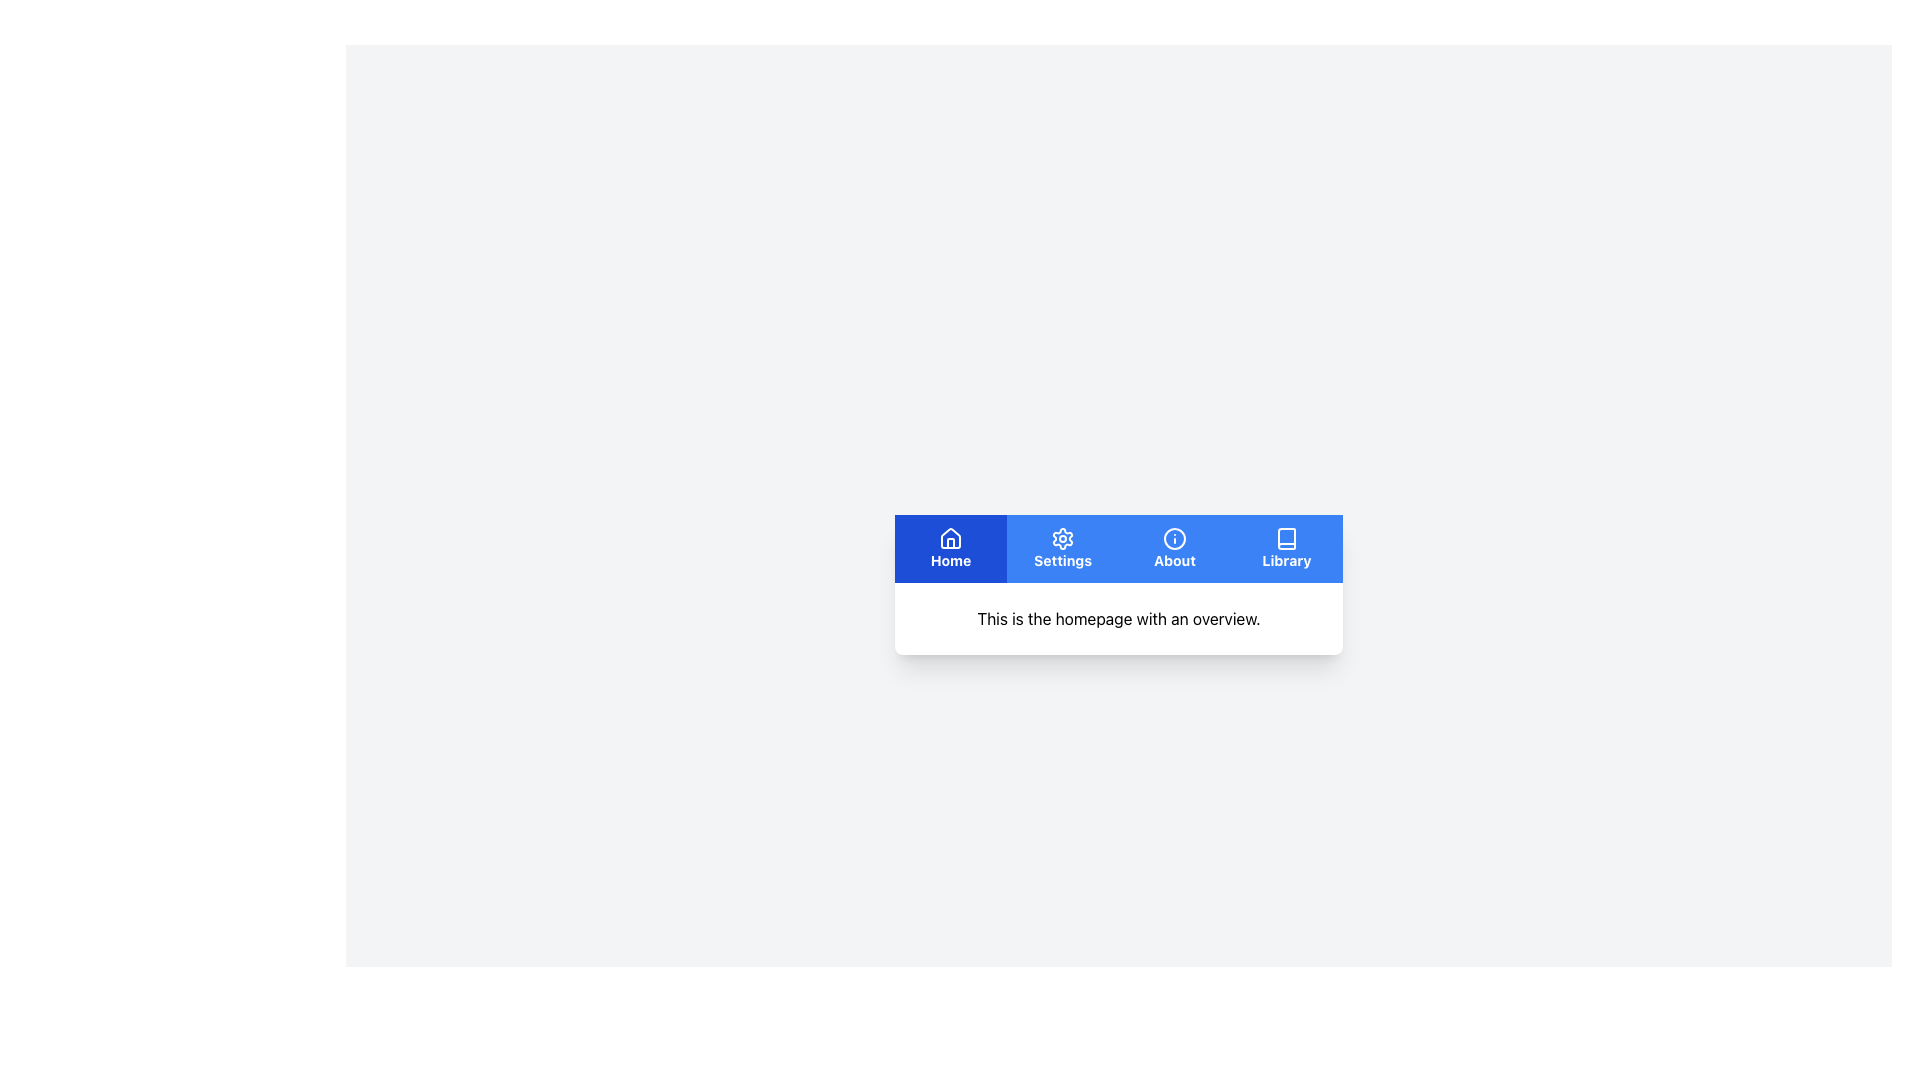  I want to click on the 'About' text label element styled with white text on a blue background, located in the navigation bar between 'Settings' and 'Library', so click(1175, 560).